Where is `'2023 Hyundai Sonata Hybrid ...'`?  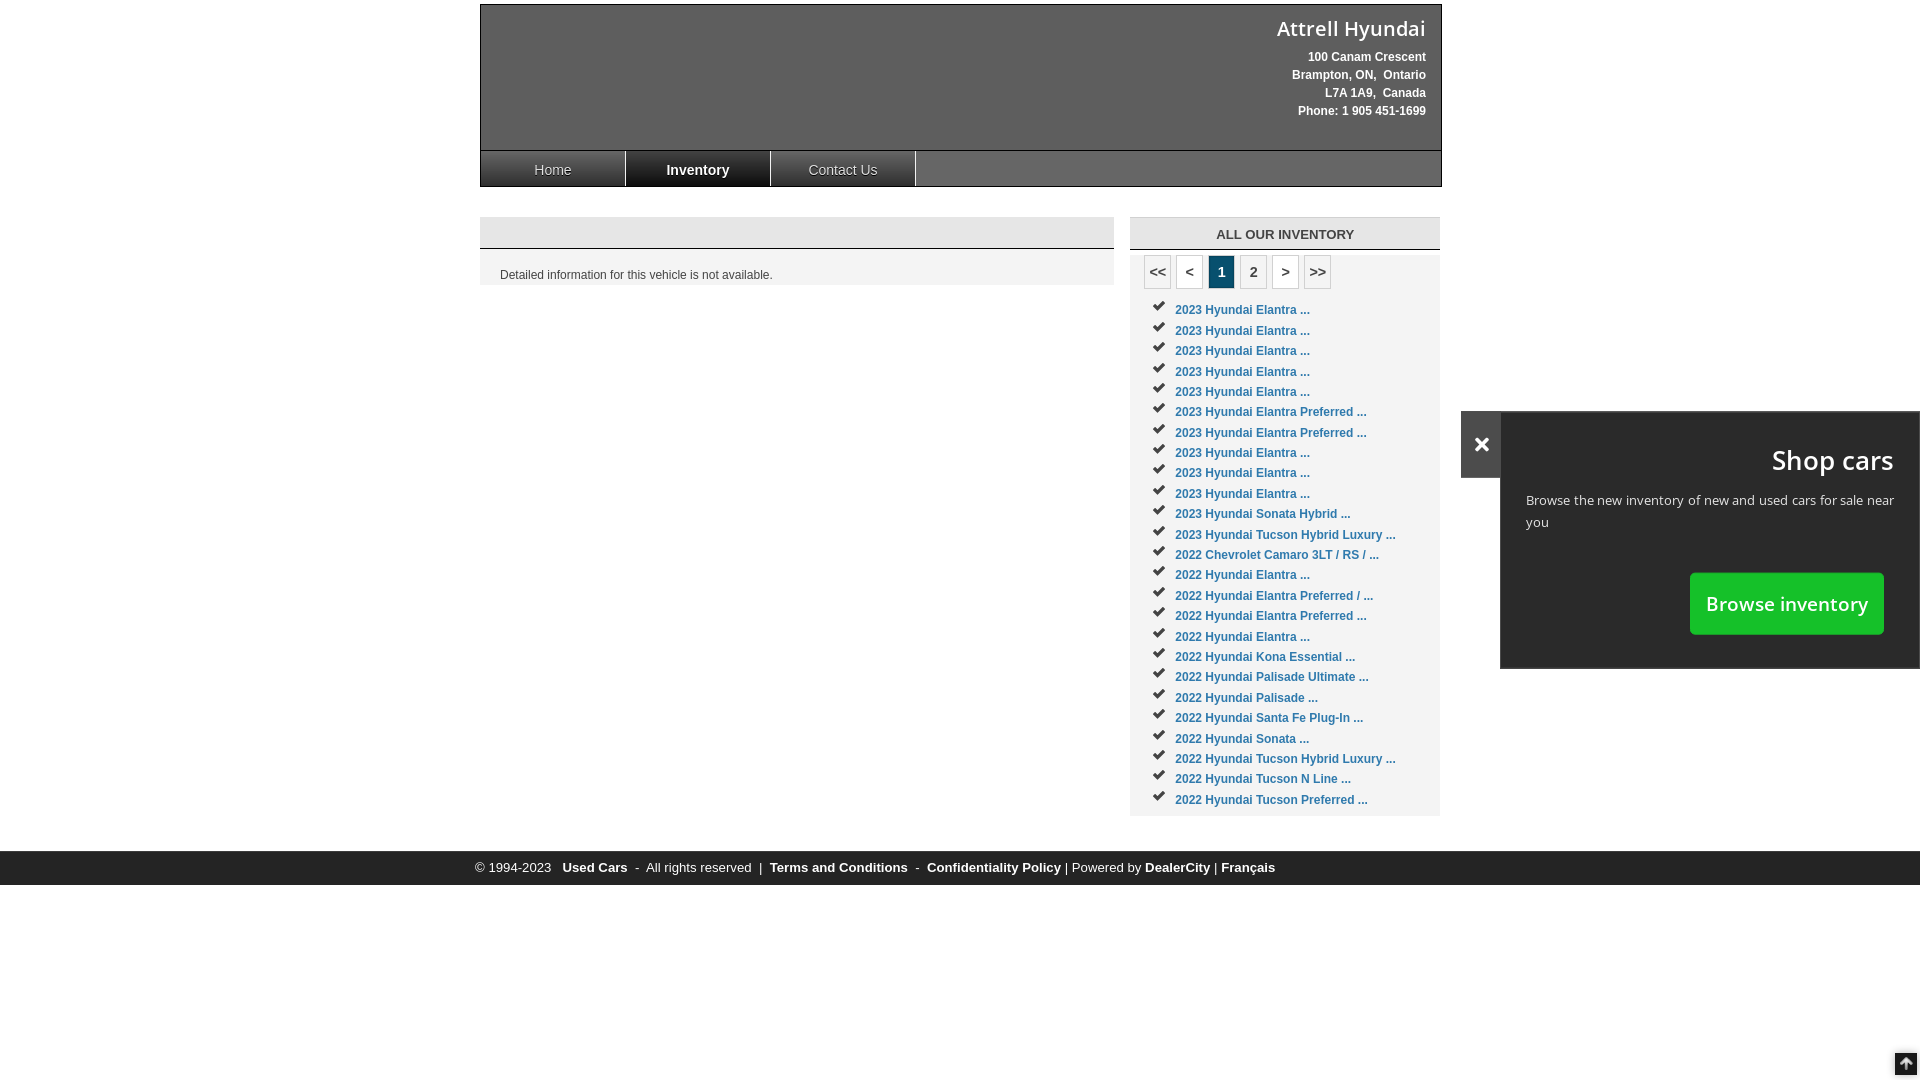 '2023 Hyundai Sonata Hybrid ...' is located at coordinates (1261, 512).